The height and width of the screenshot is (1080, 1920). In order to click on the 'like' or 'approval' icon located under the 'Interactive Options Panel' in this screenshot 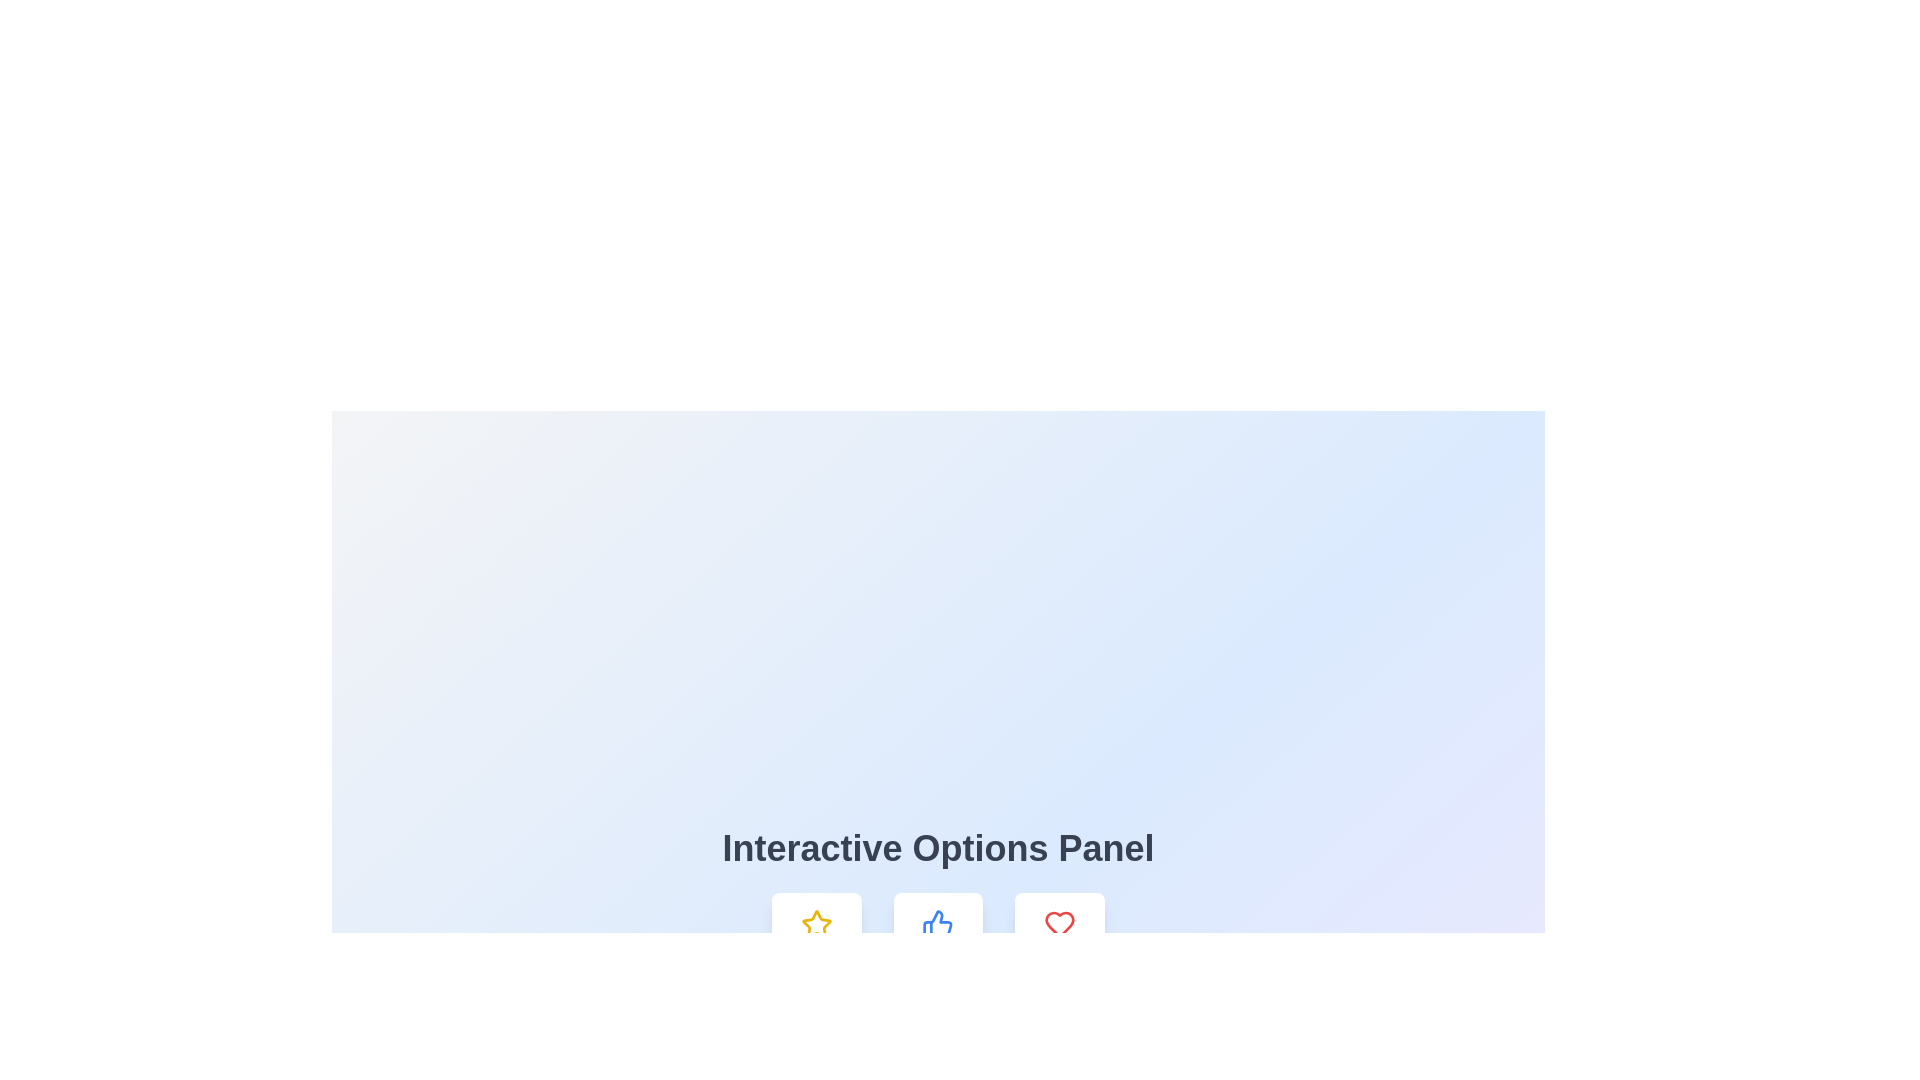, I will do `click(937, 925)`.